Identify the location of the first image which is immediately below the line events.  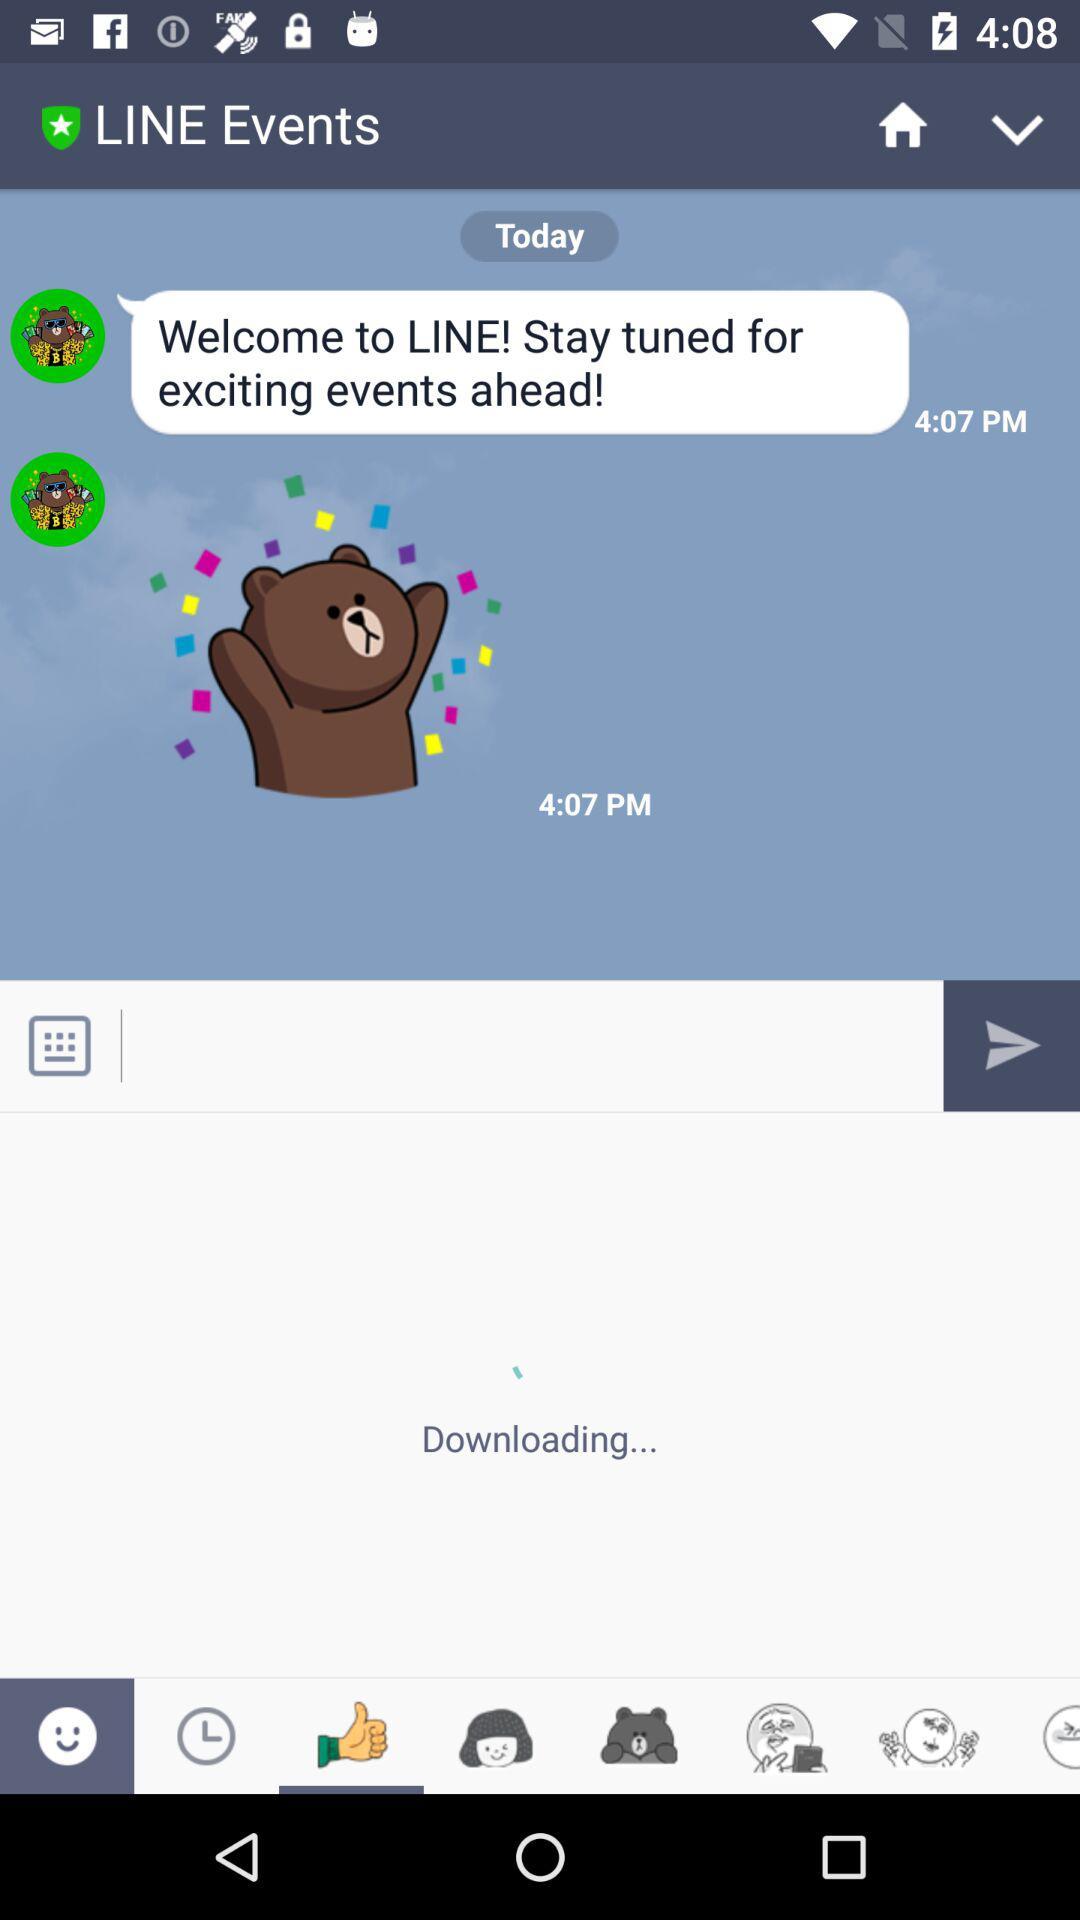
(56, 336).